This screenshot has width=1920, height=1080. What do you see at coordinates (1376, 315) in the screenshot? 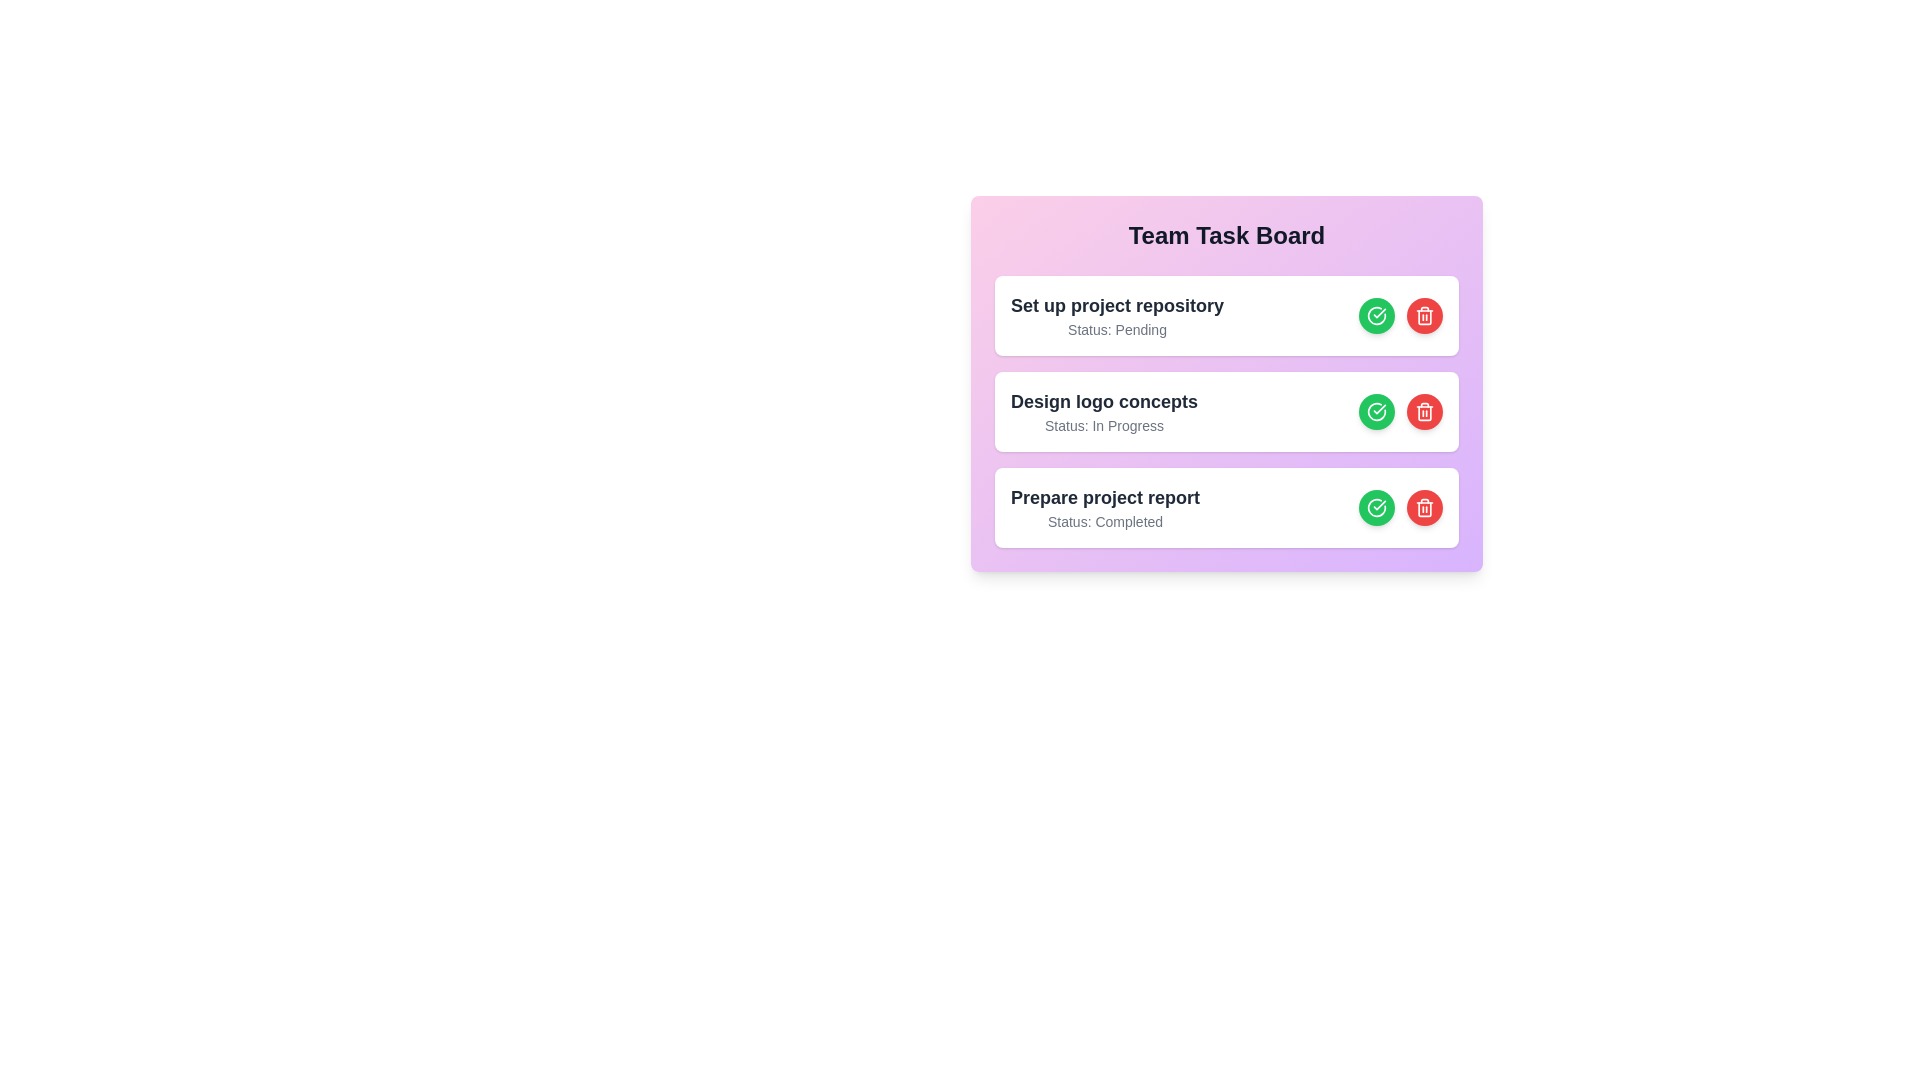
I see `'Complete Task' button for the task 1` at bounding box center [1376, 315].